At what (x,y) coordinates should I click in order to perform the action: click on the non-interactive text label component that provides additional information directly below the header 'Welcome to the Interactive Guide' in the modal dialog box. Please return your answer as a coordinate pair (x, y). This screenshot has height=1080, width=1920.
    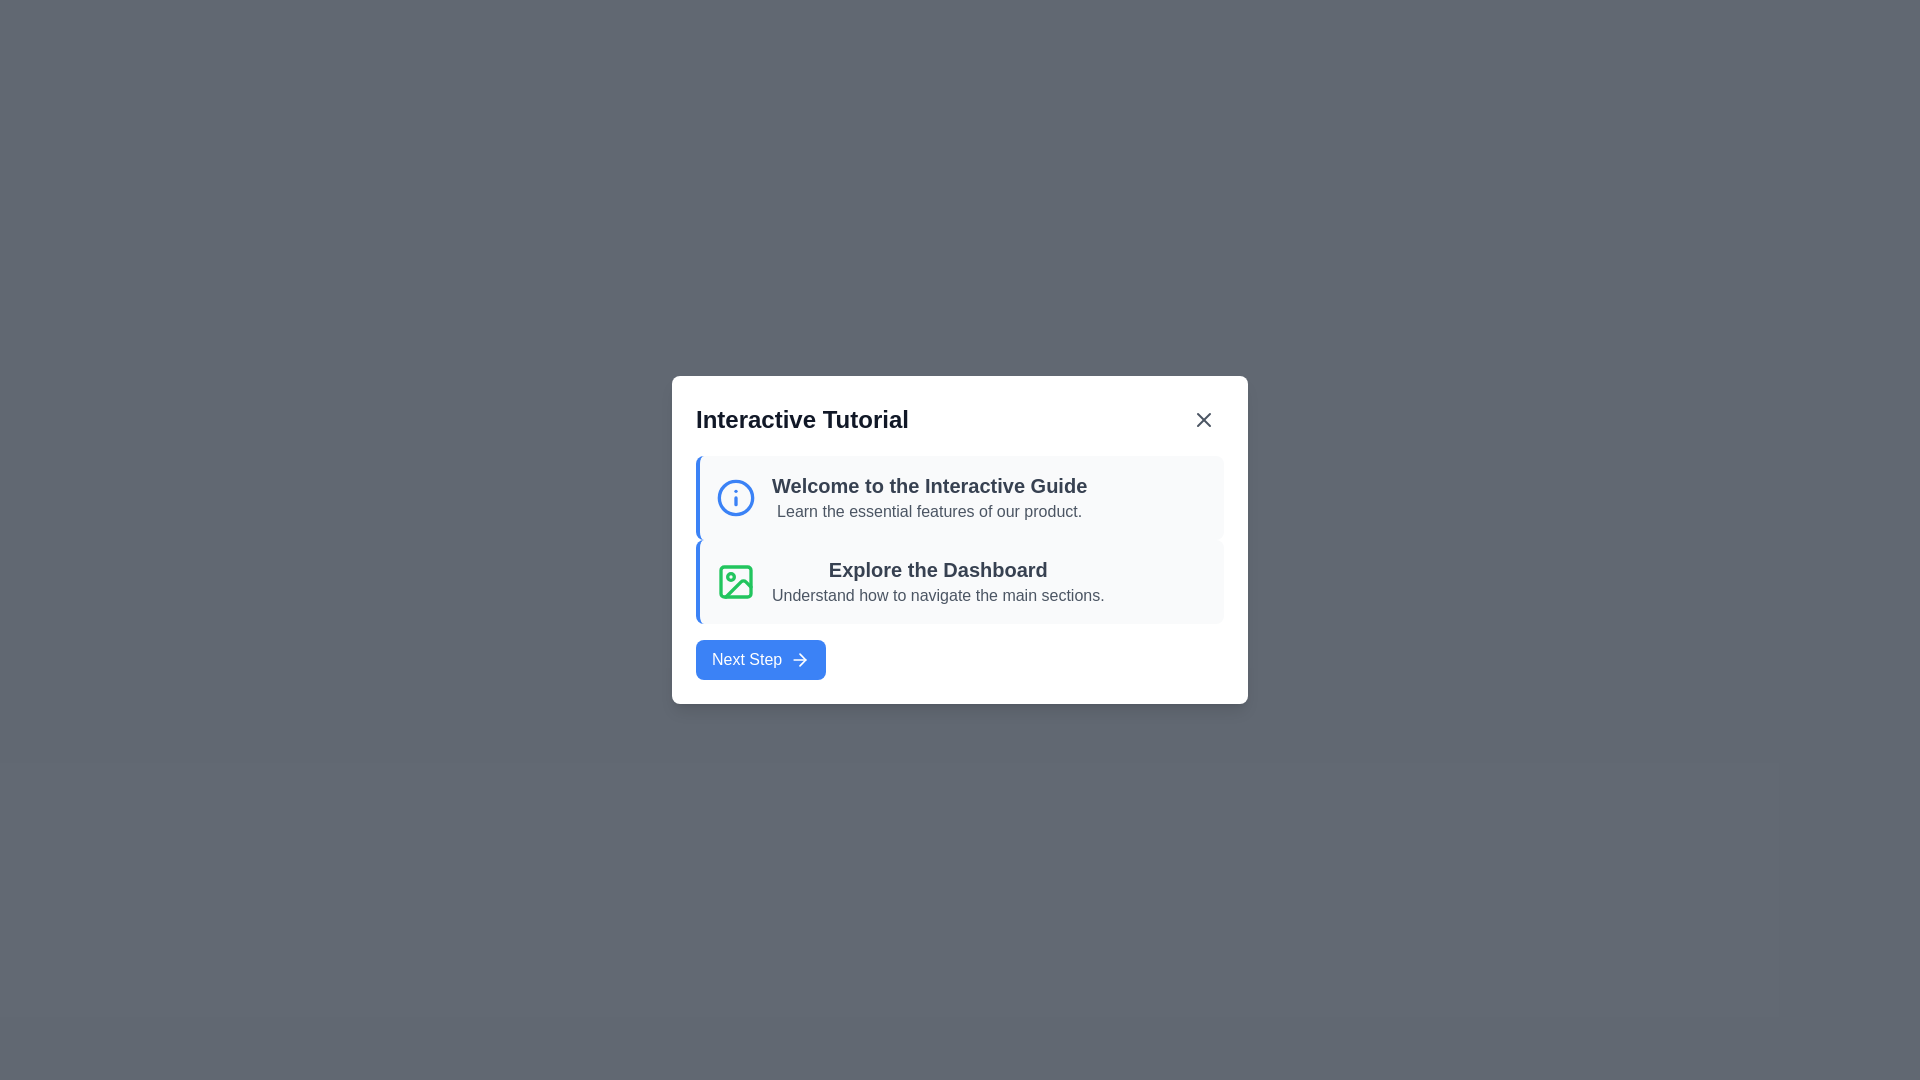
    Looking at the image, I should click on (928, 511).